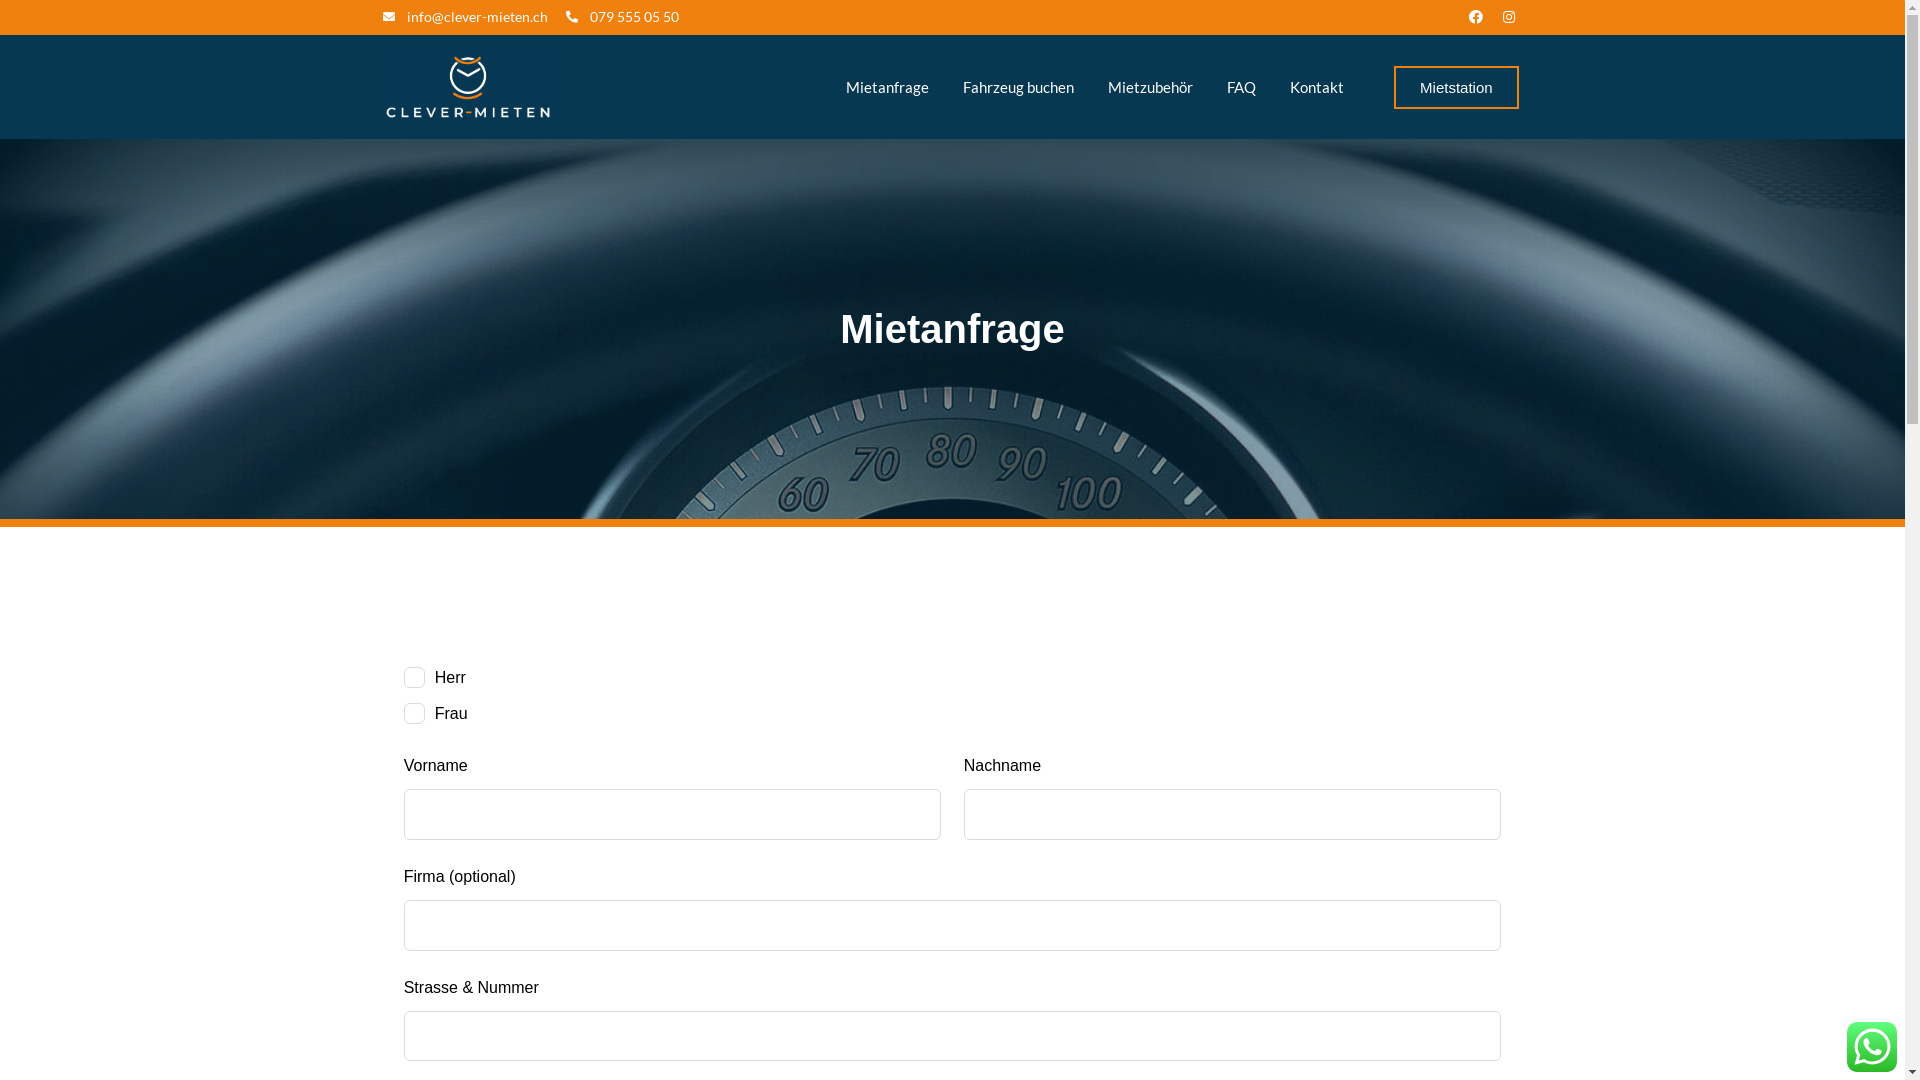 This screenshot has height=1080, width=1920. What do you see at coordinates (621, 16) in the screenshot?
I see `'079 555 05 50'` at bounding box center [621, 16].